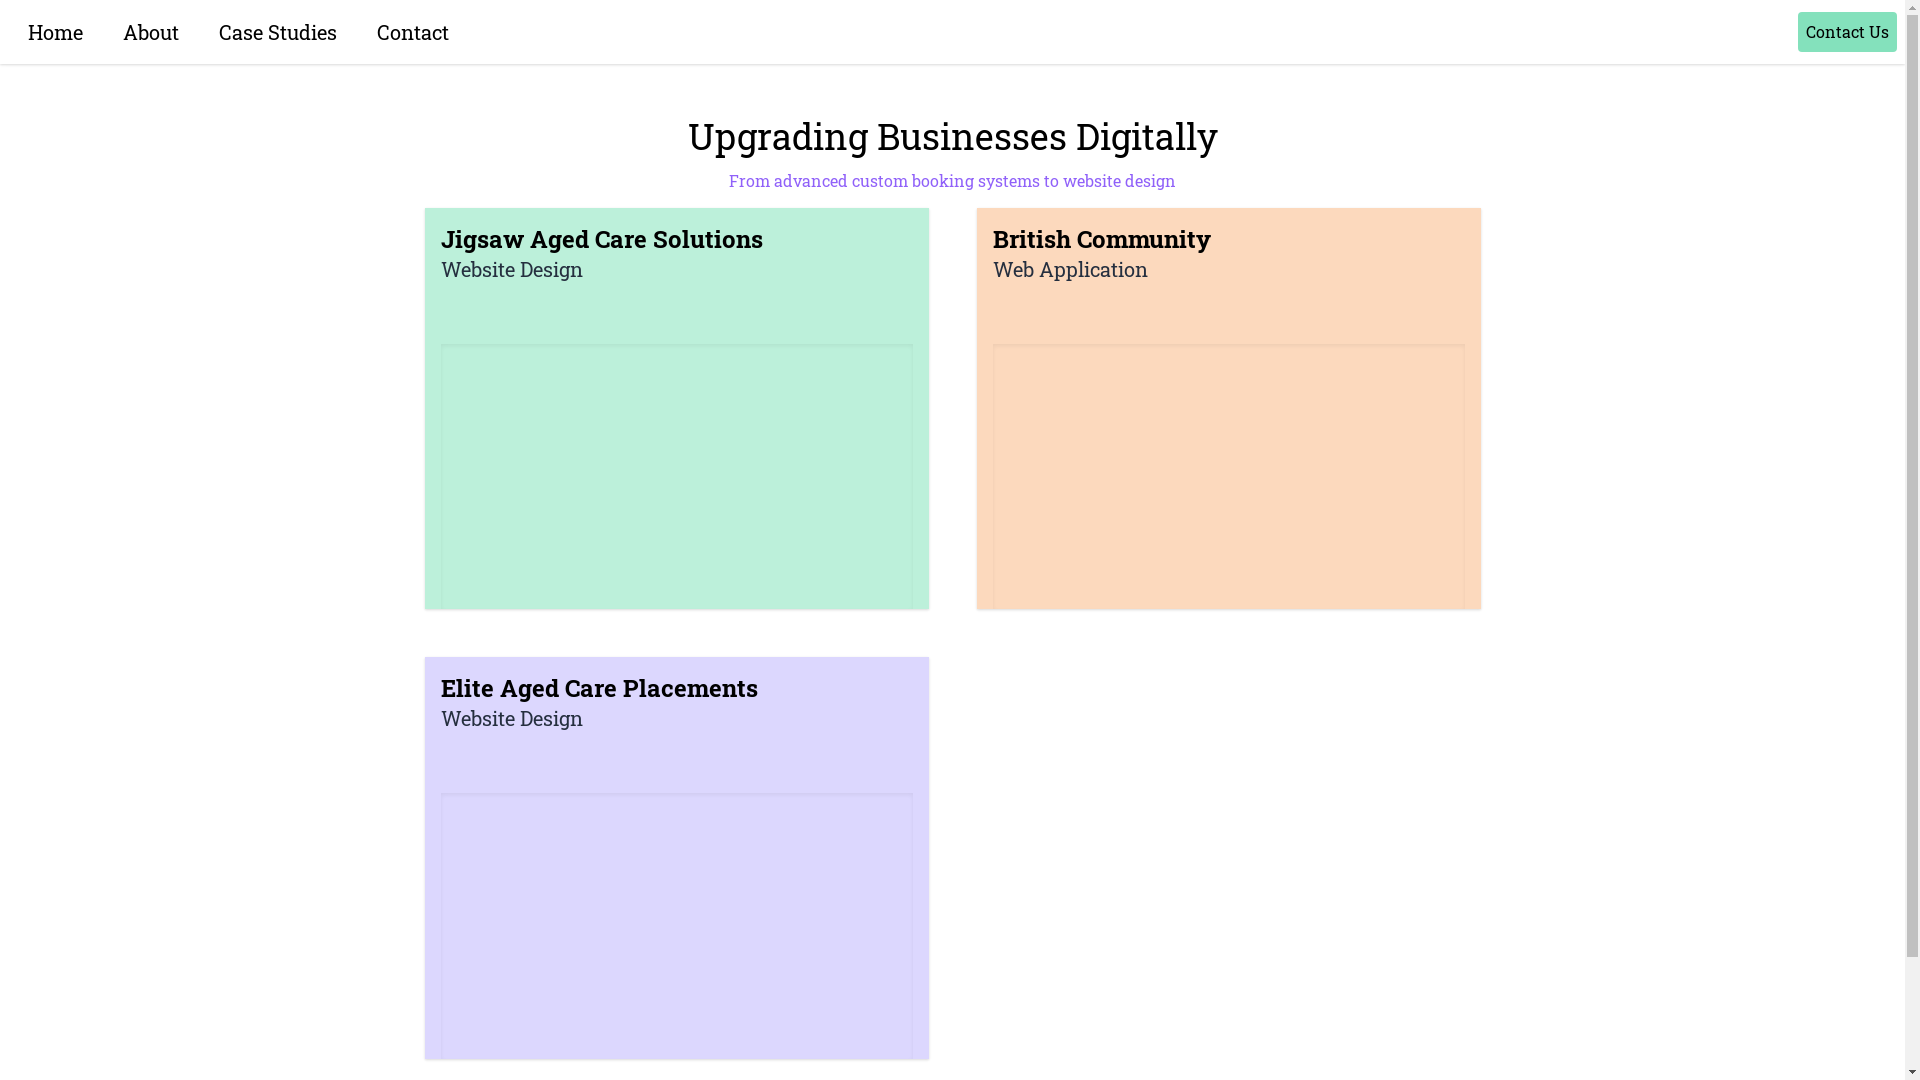 The image size is (1920, 1080). I want to click on 'Elite Aged Care Placements, so click(676, 856).